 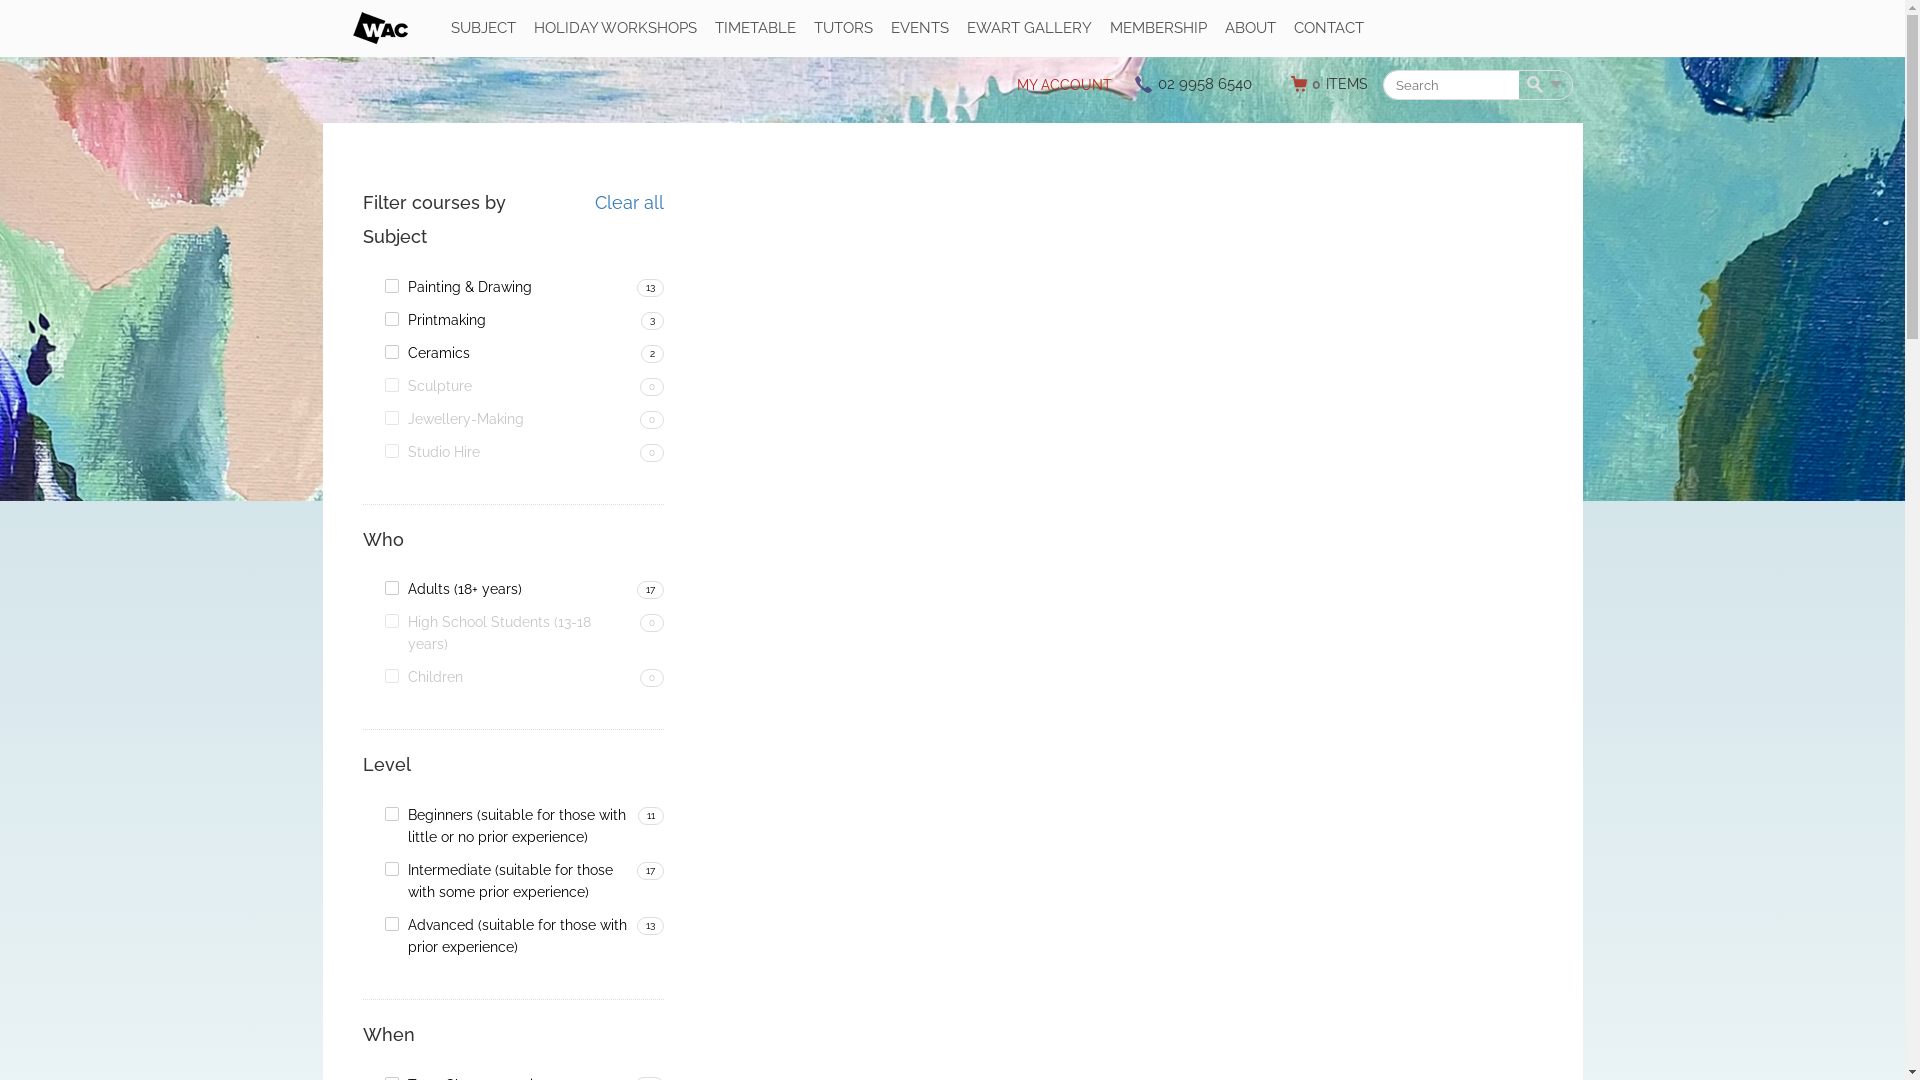 What do you see at coordinates (1533, 83) in the screenshot?
I see `'Search'` at bounding box center [1533, 83].